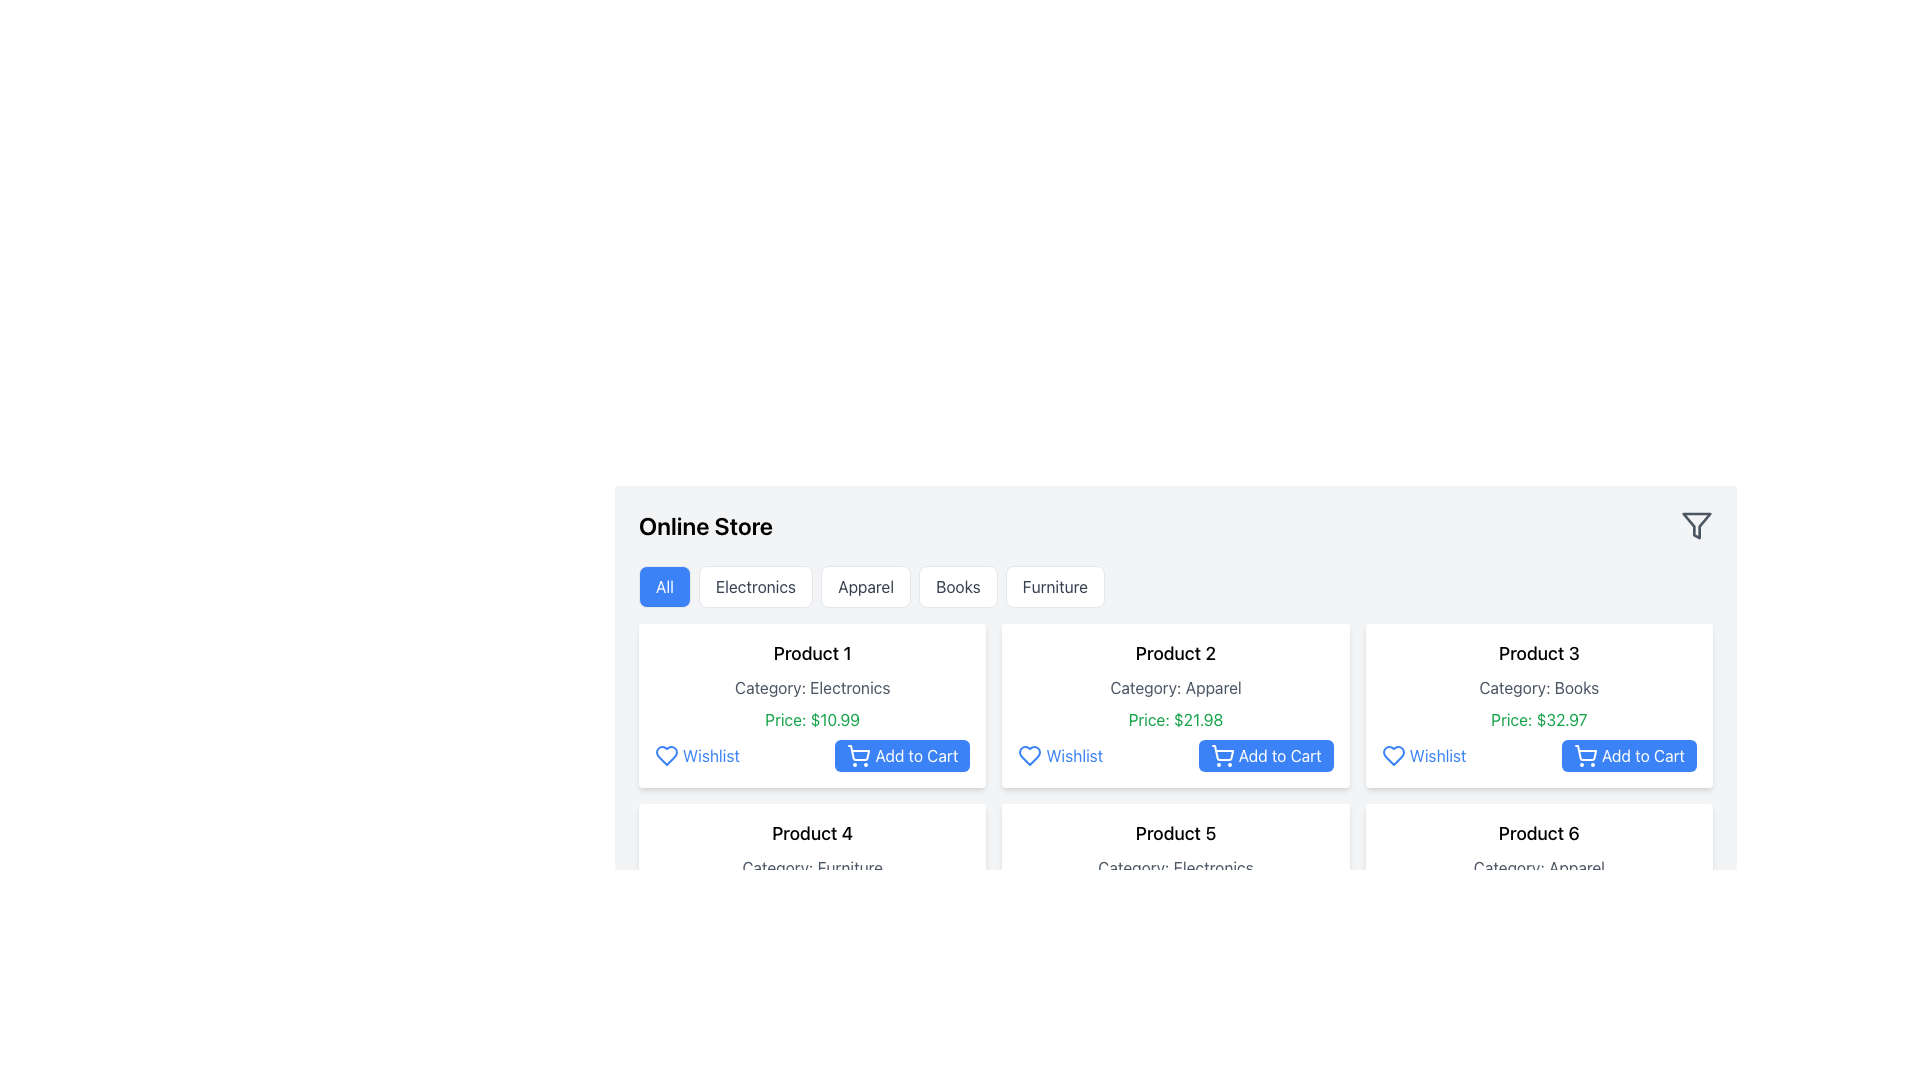 The height and width of the screenshot is (1080, 1920). I want to click on the Wishlist button located in the third product card, below the product description and price, so click(1423, 756).